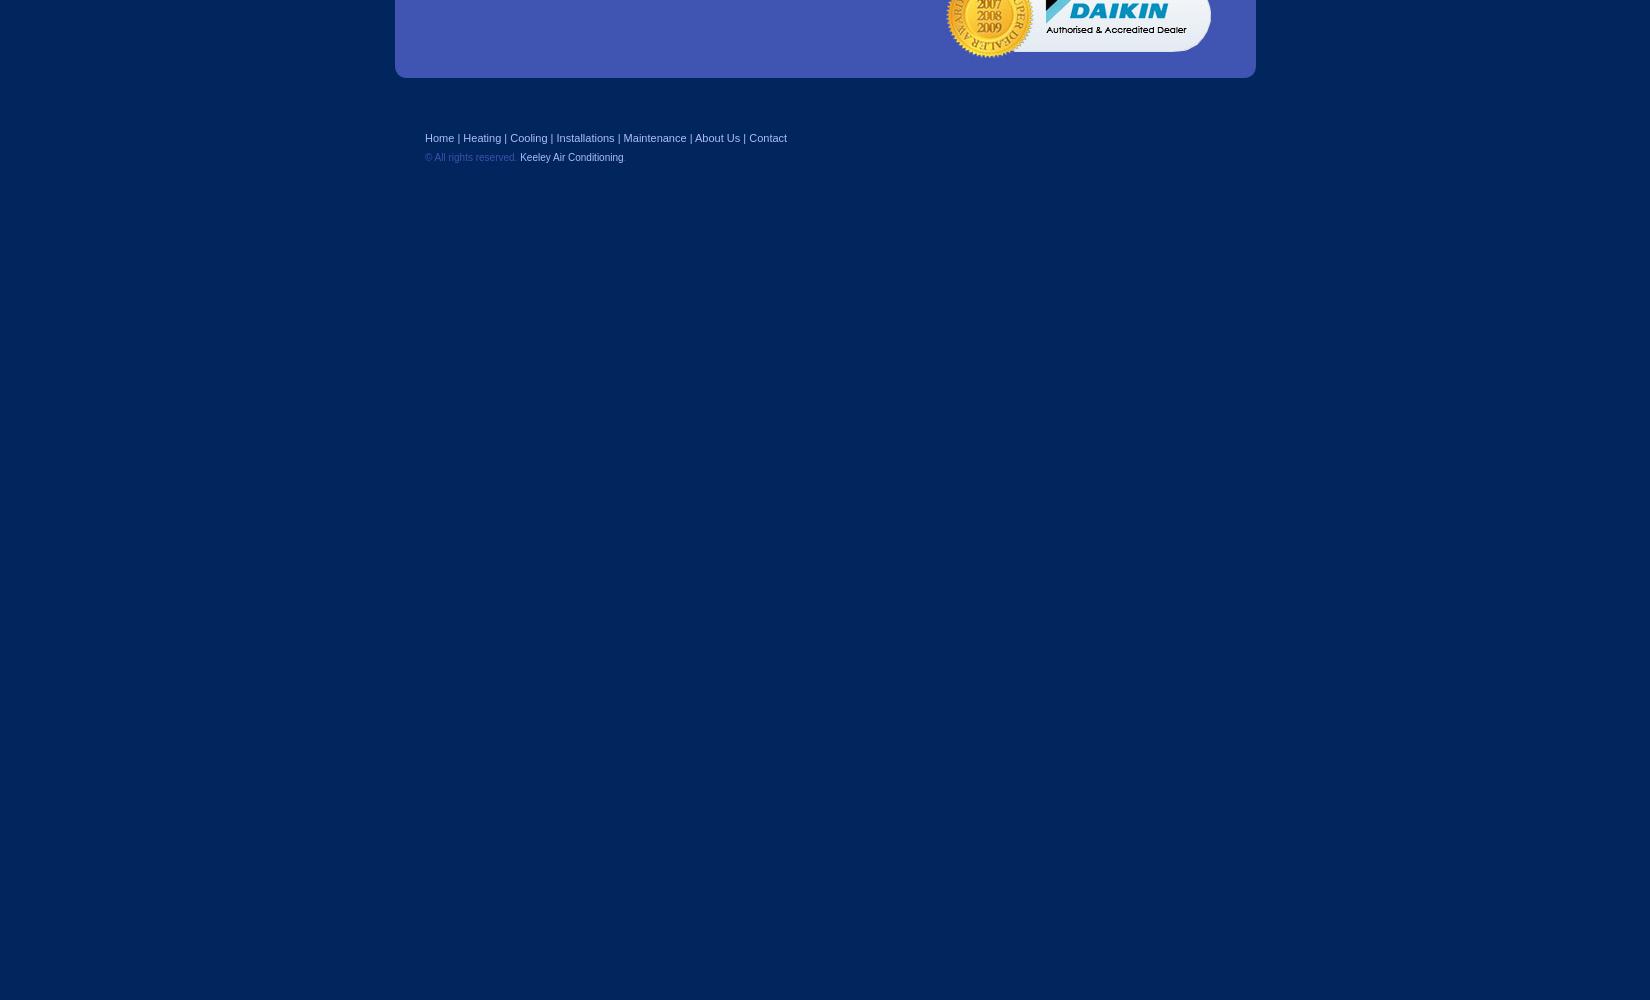  What do you see at coordinates (583, 138) in the screenshot?
I see `'Installations'` at bounding box center [583, 138].